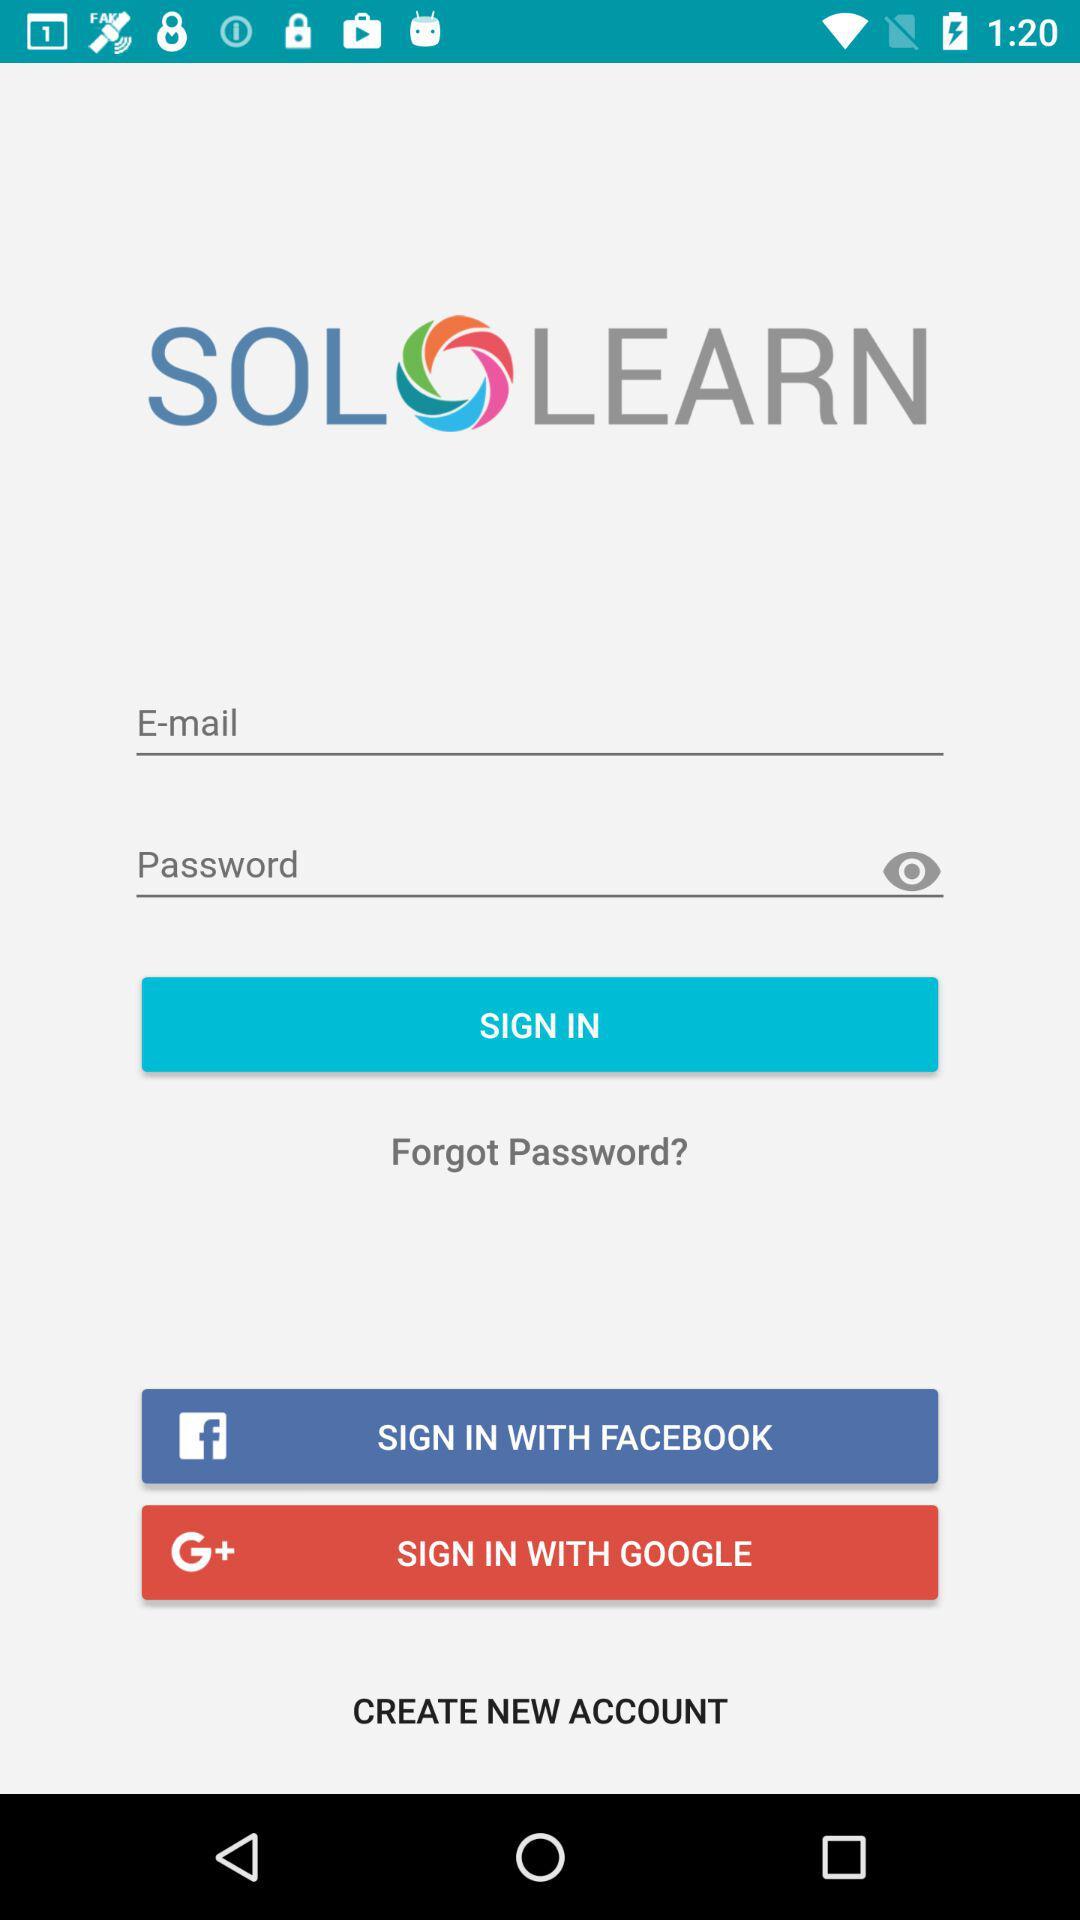  I want to click on item above the sign in with, so click(538, 1150).